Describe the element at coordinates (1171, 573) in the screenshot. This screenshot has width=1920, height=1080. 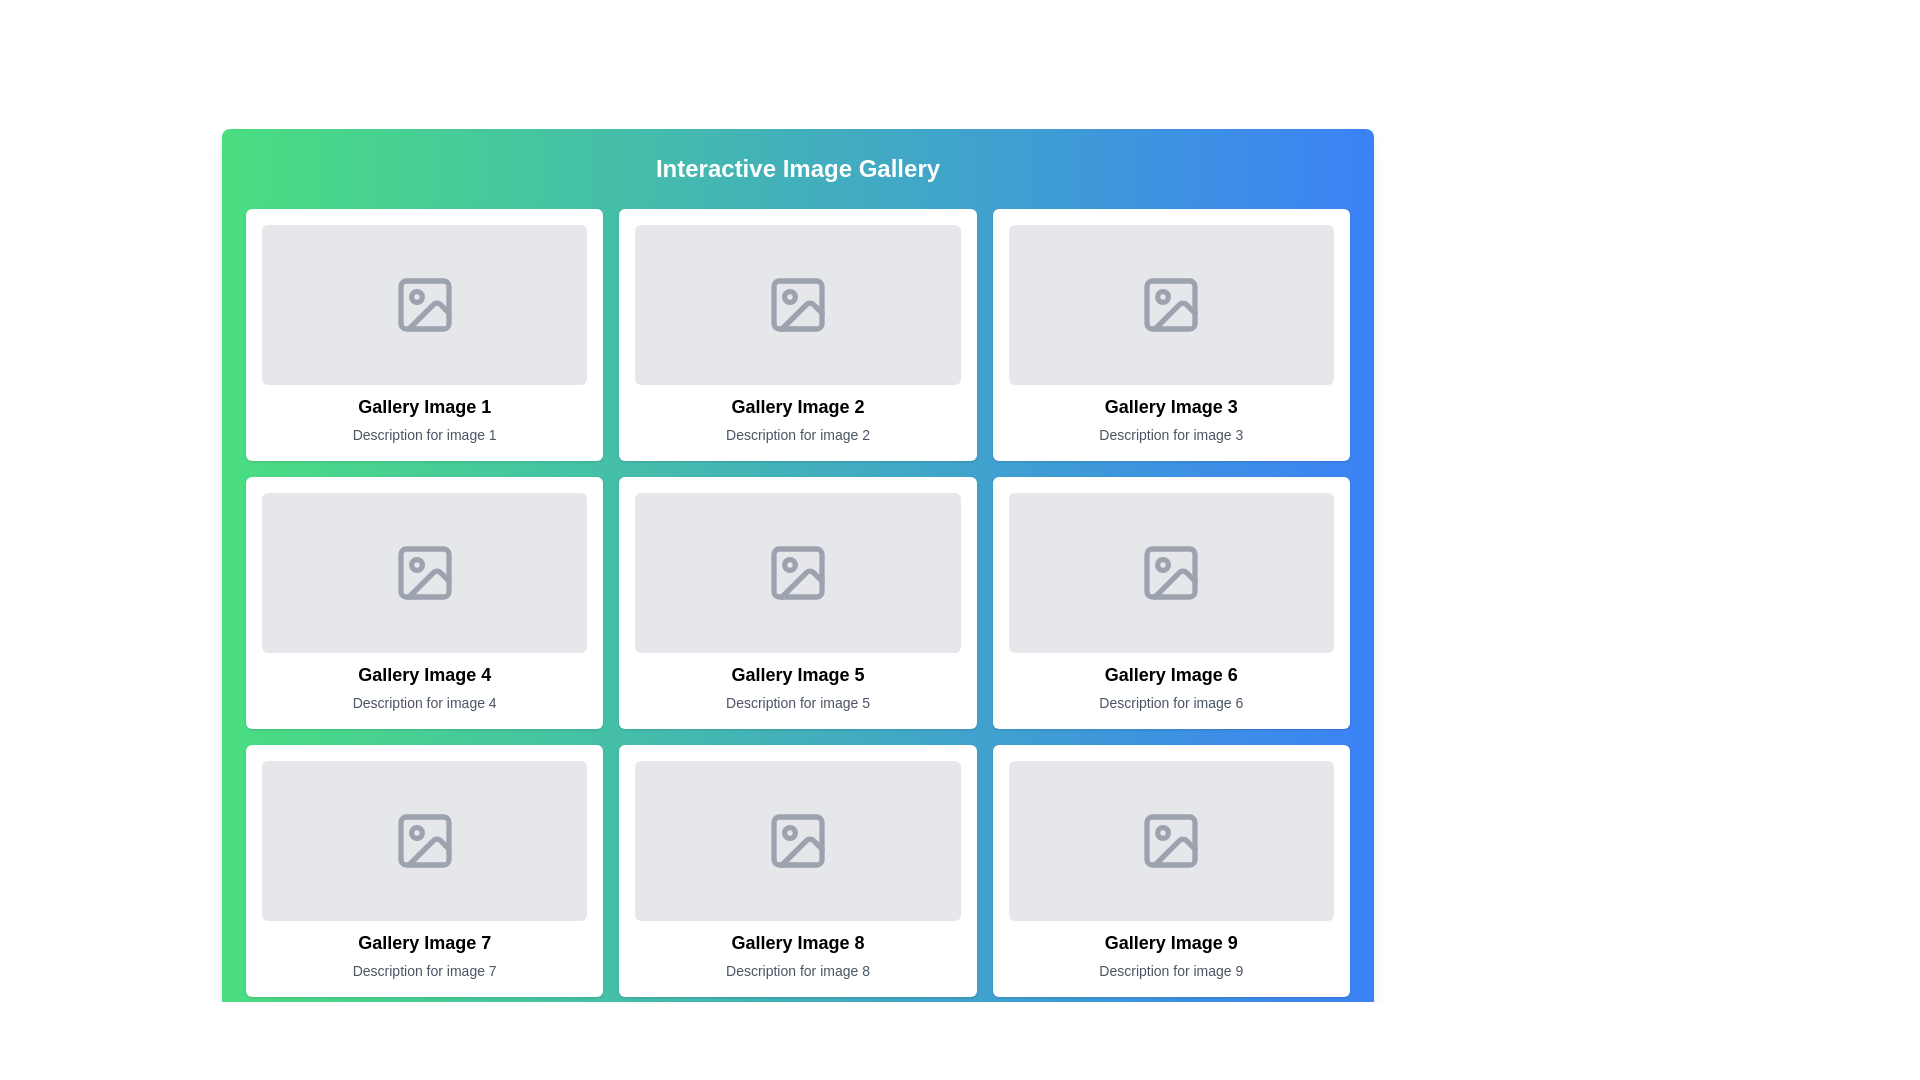
I see `the Image Placeholder element with a gray background and an image placeholder icon, located in the middle column of the gallery grid layout in the second row` at that location.